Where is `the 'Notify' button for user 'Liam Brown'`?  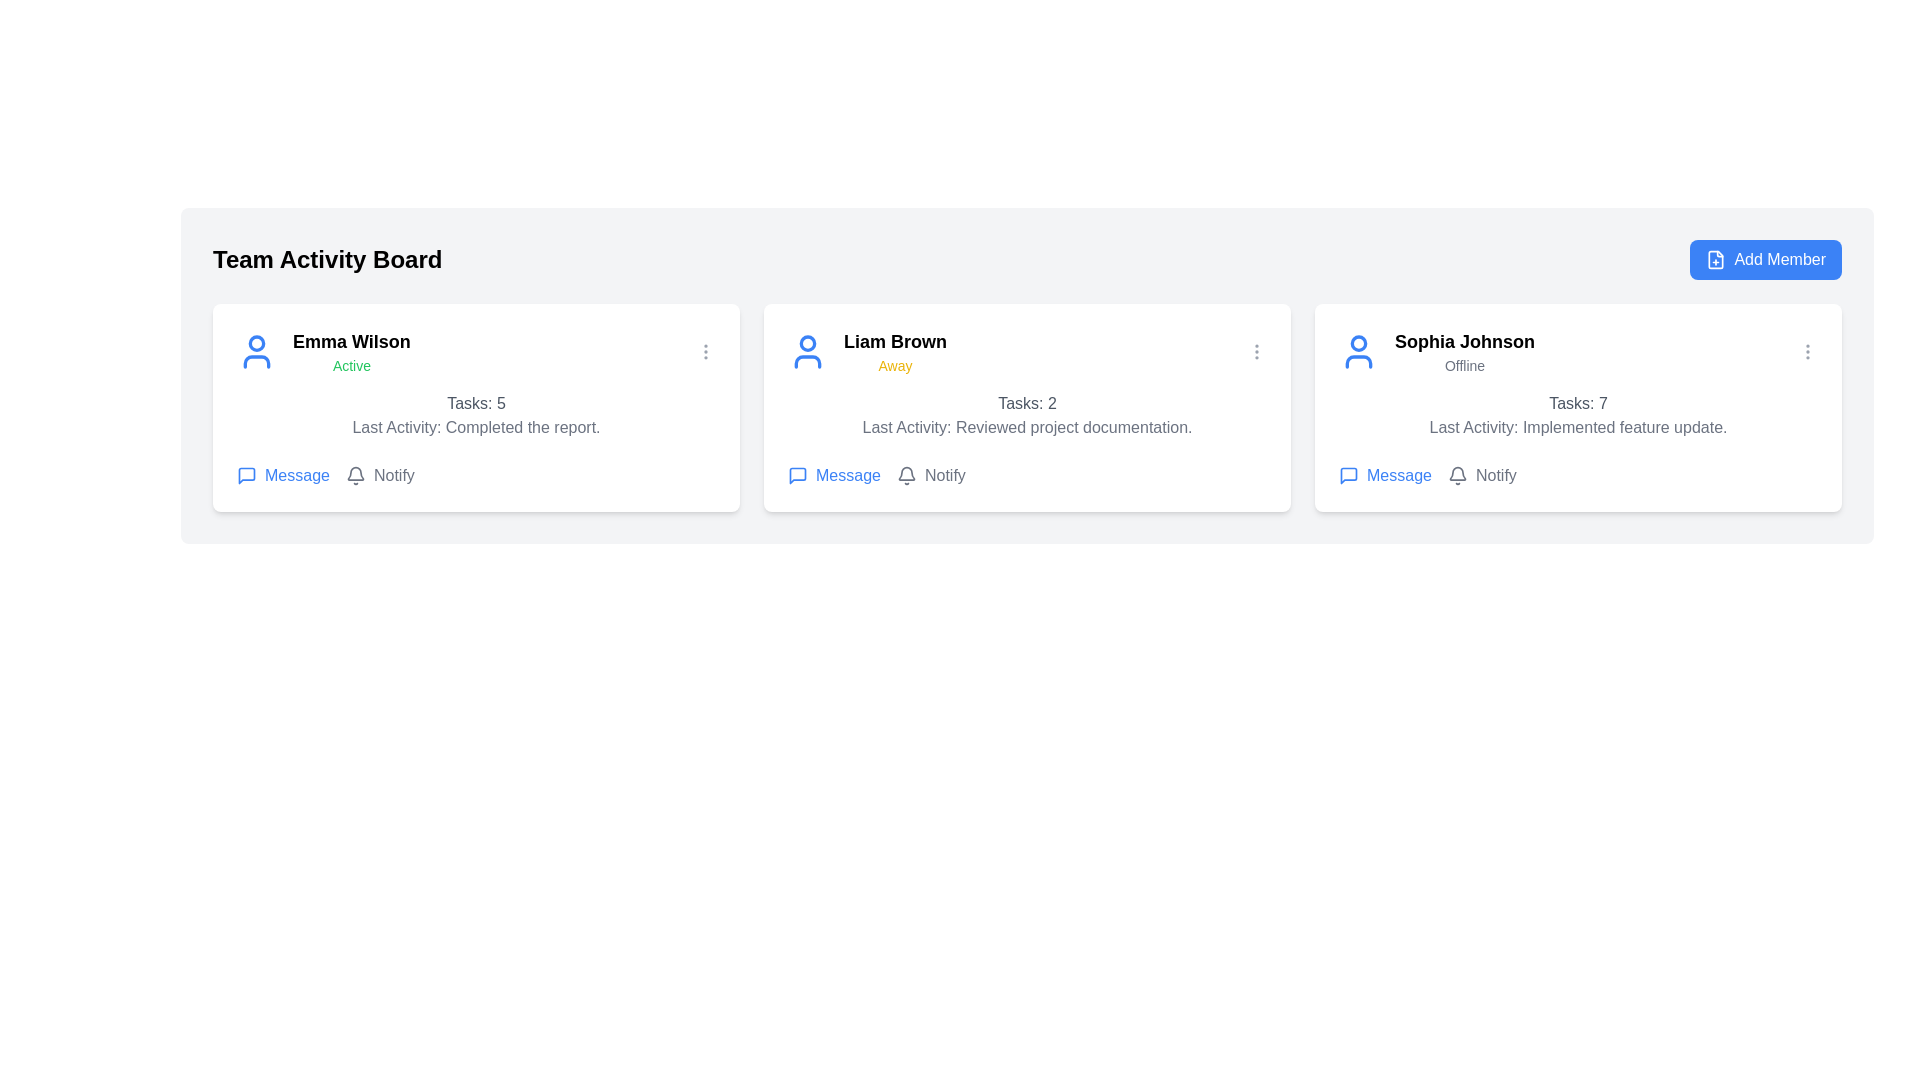 the 'Notify' button for user 'Liam Brown' is located at coordinates (930, 475).